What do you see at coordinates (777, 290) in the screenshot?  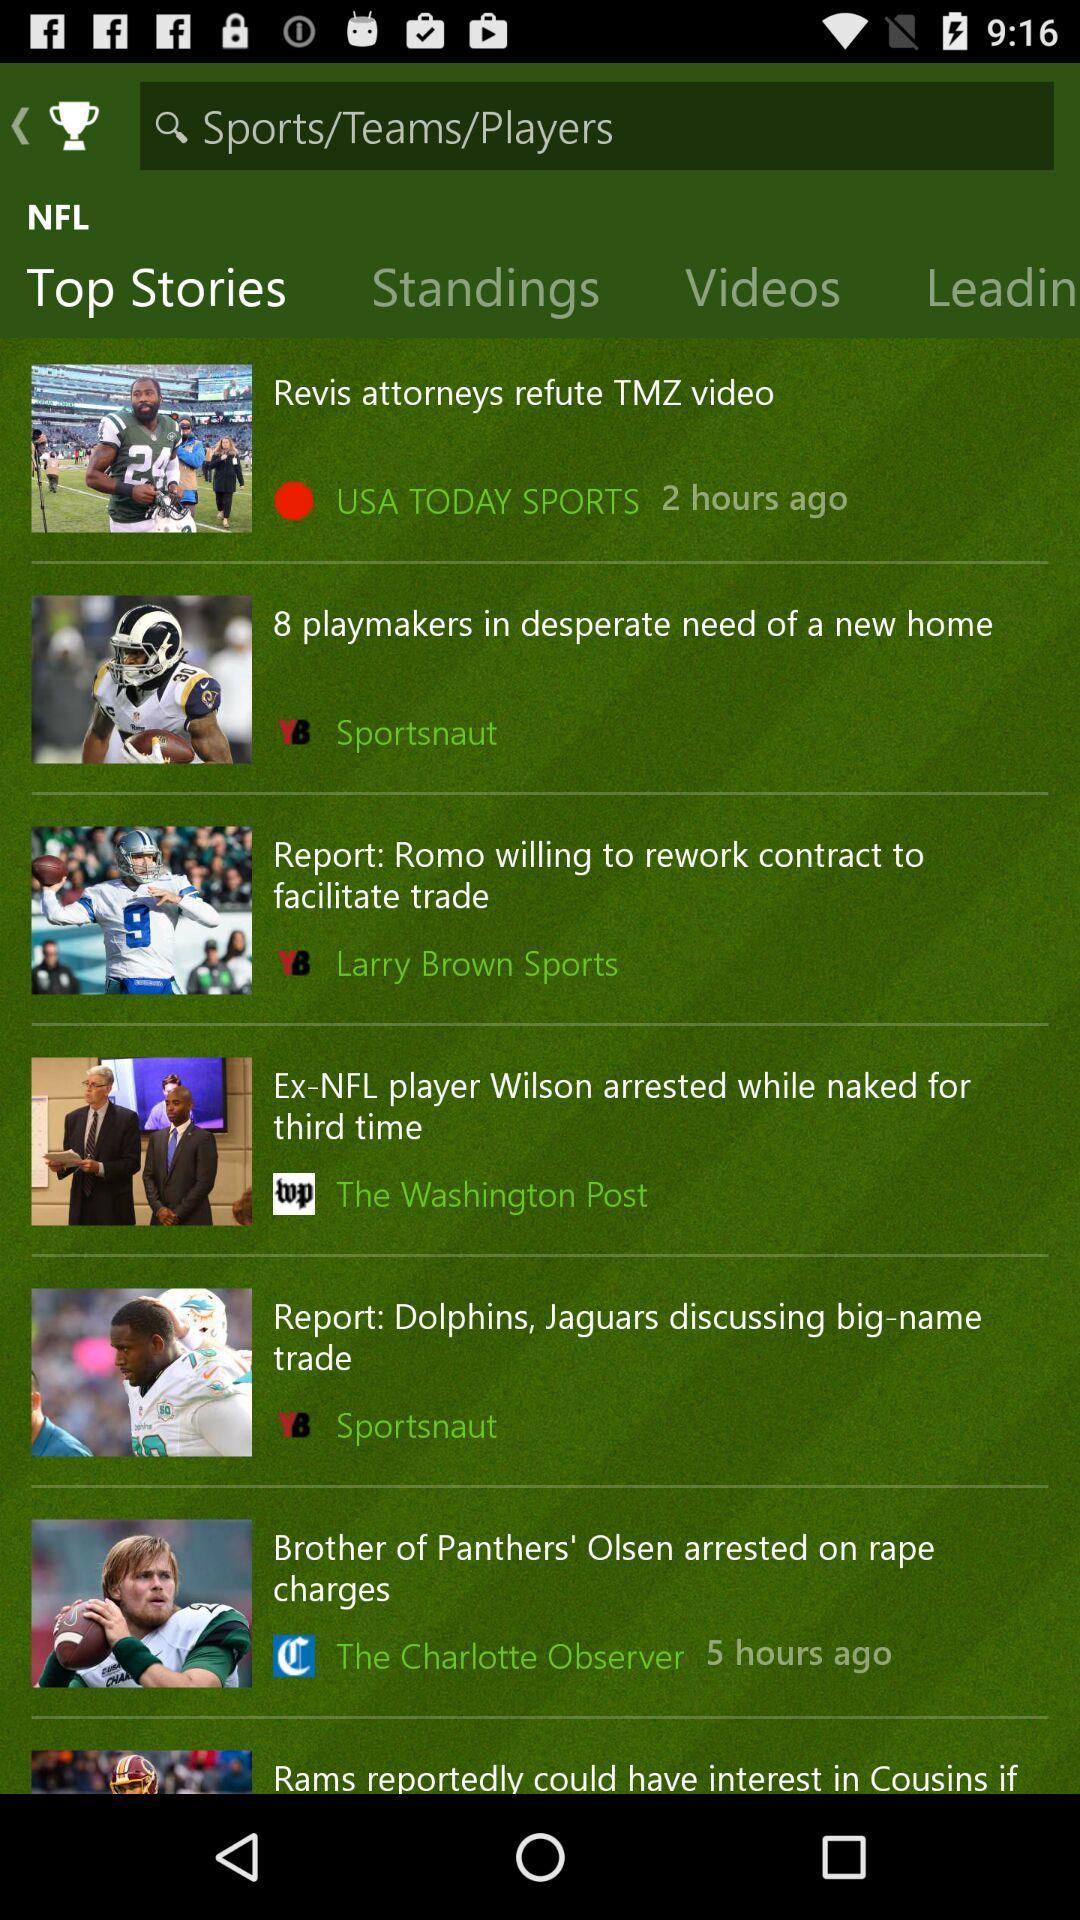 I see `the item above revis attorneys refute icon` at bounding box center [777, 290].